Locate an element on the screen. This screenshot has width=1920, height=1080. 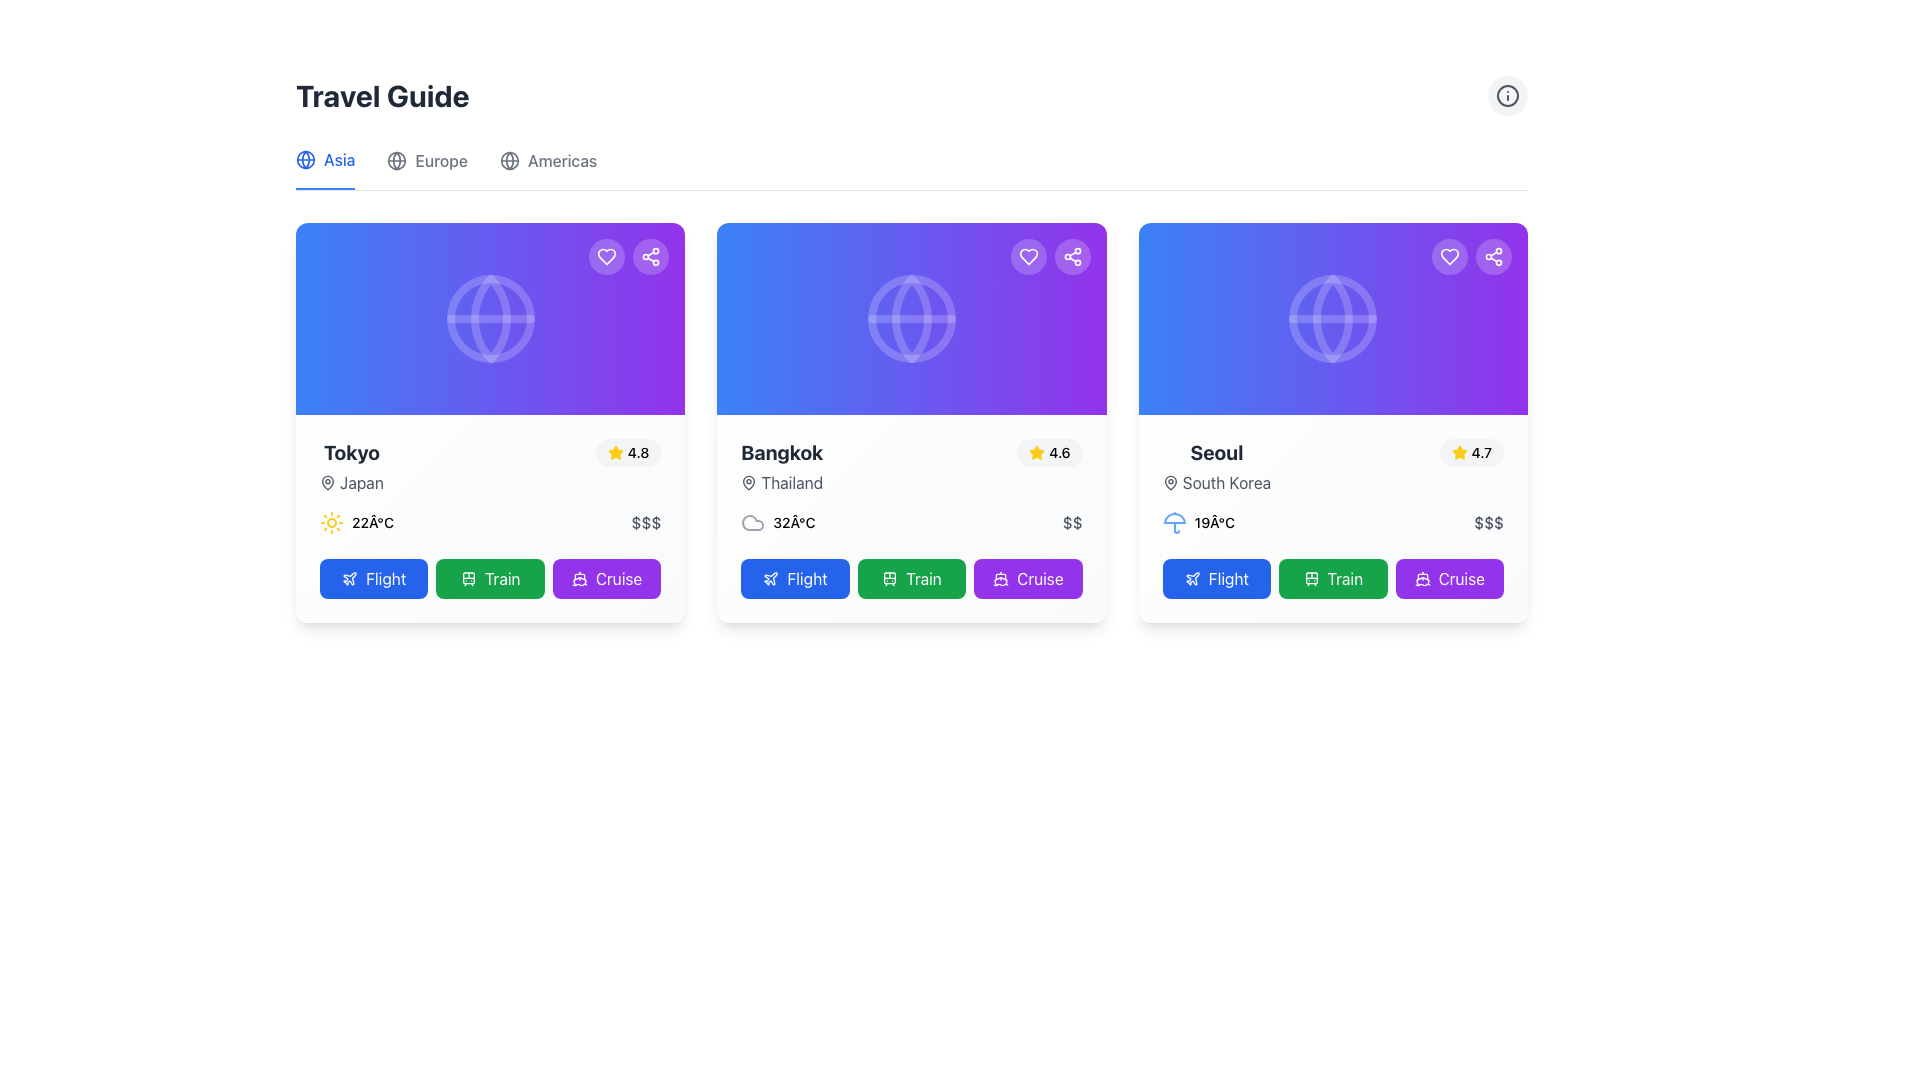
the sharing icon located in the top-right corner of the 'Seoul' card is located at coordinates (1493, 256).